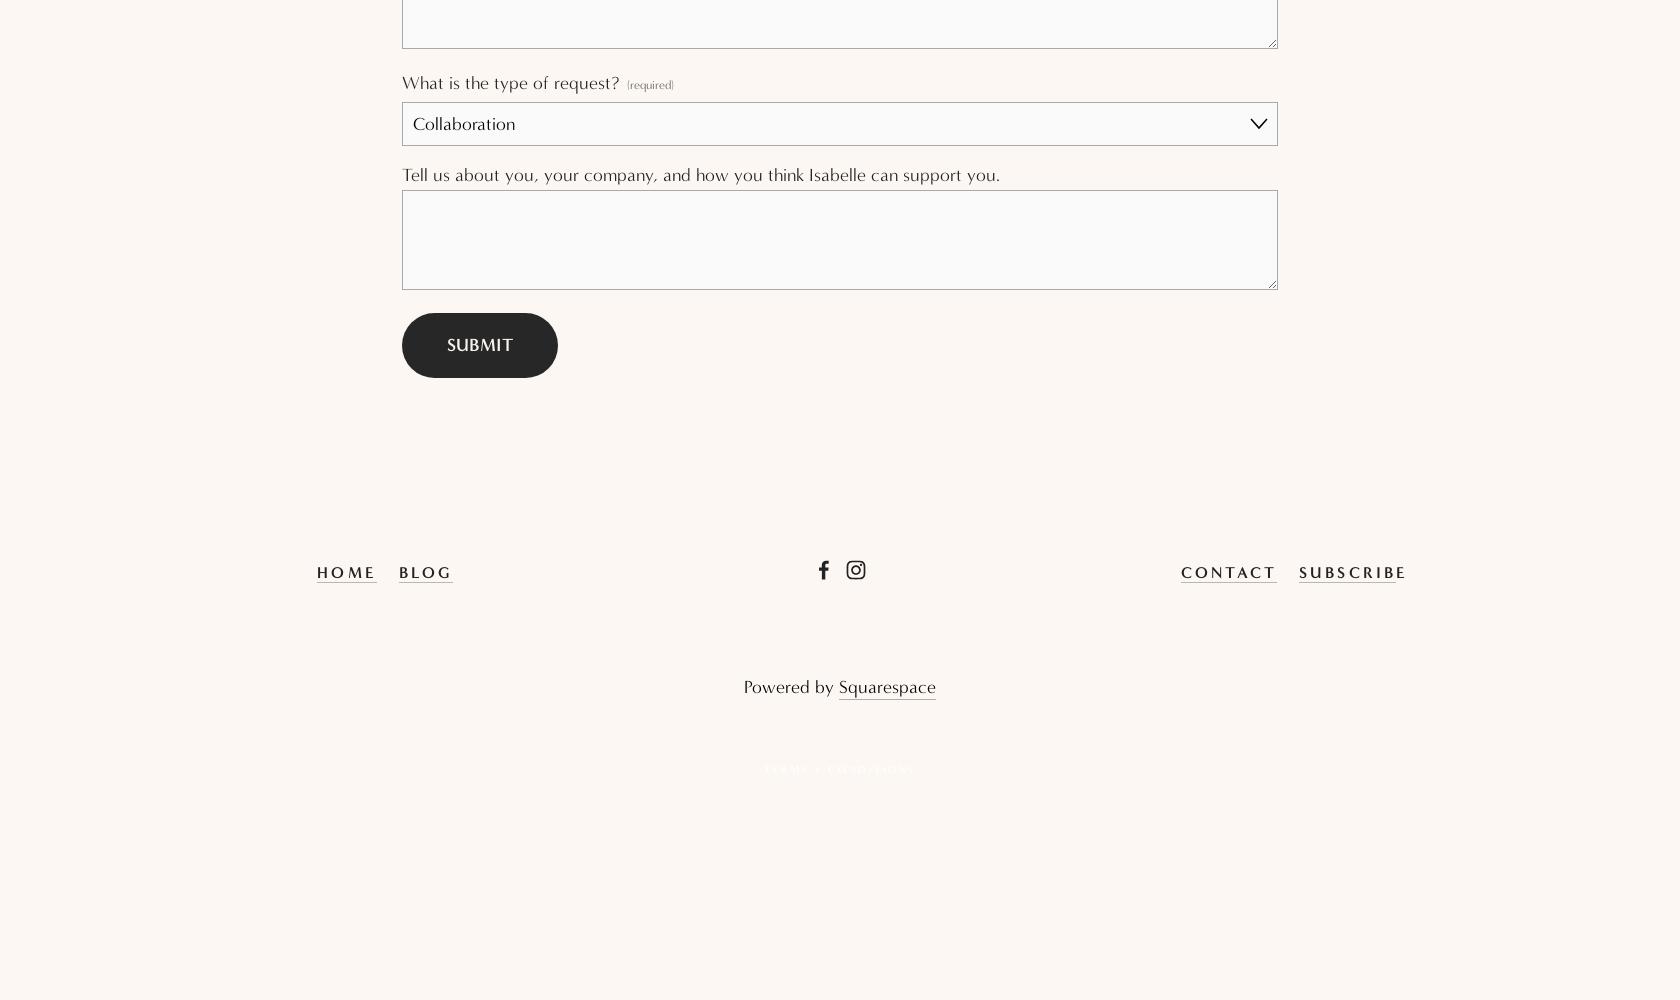 This screenshot has height=1000, width=1680. Describe the element at coordinates (887, 687) in the screenshot. I see `'Squarespace'` at that location.